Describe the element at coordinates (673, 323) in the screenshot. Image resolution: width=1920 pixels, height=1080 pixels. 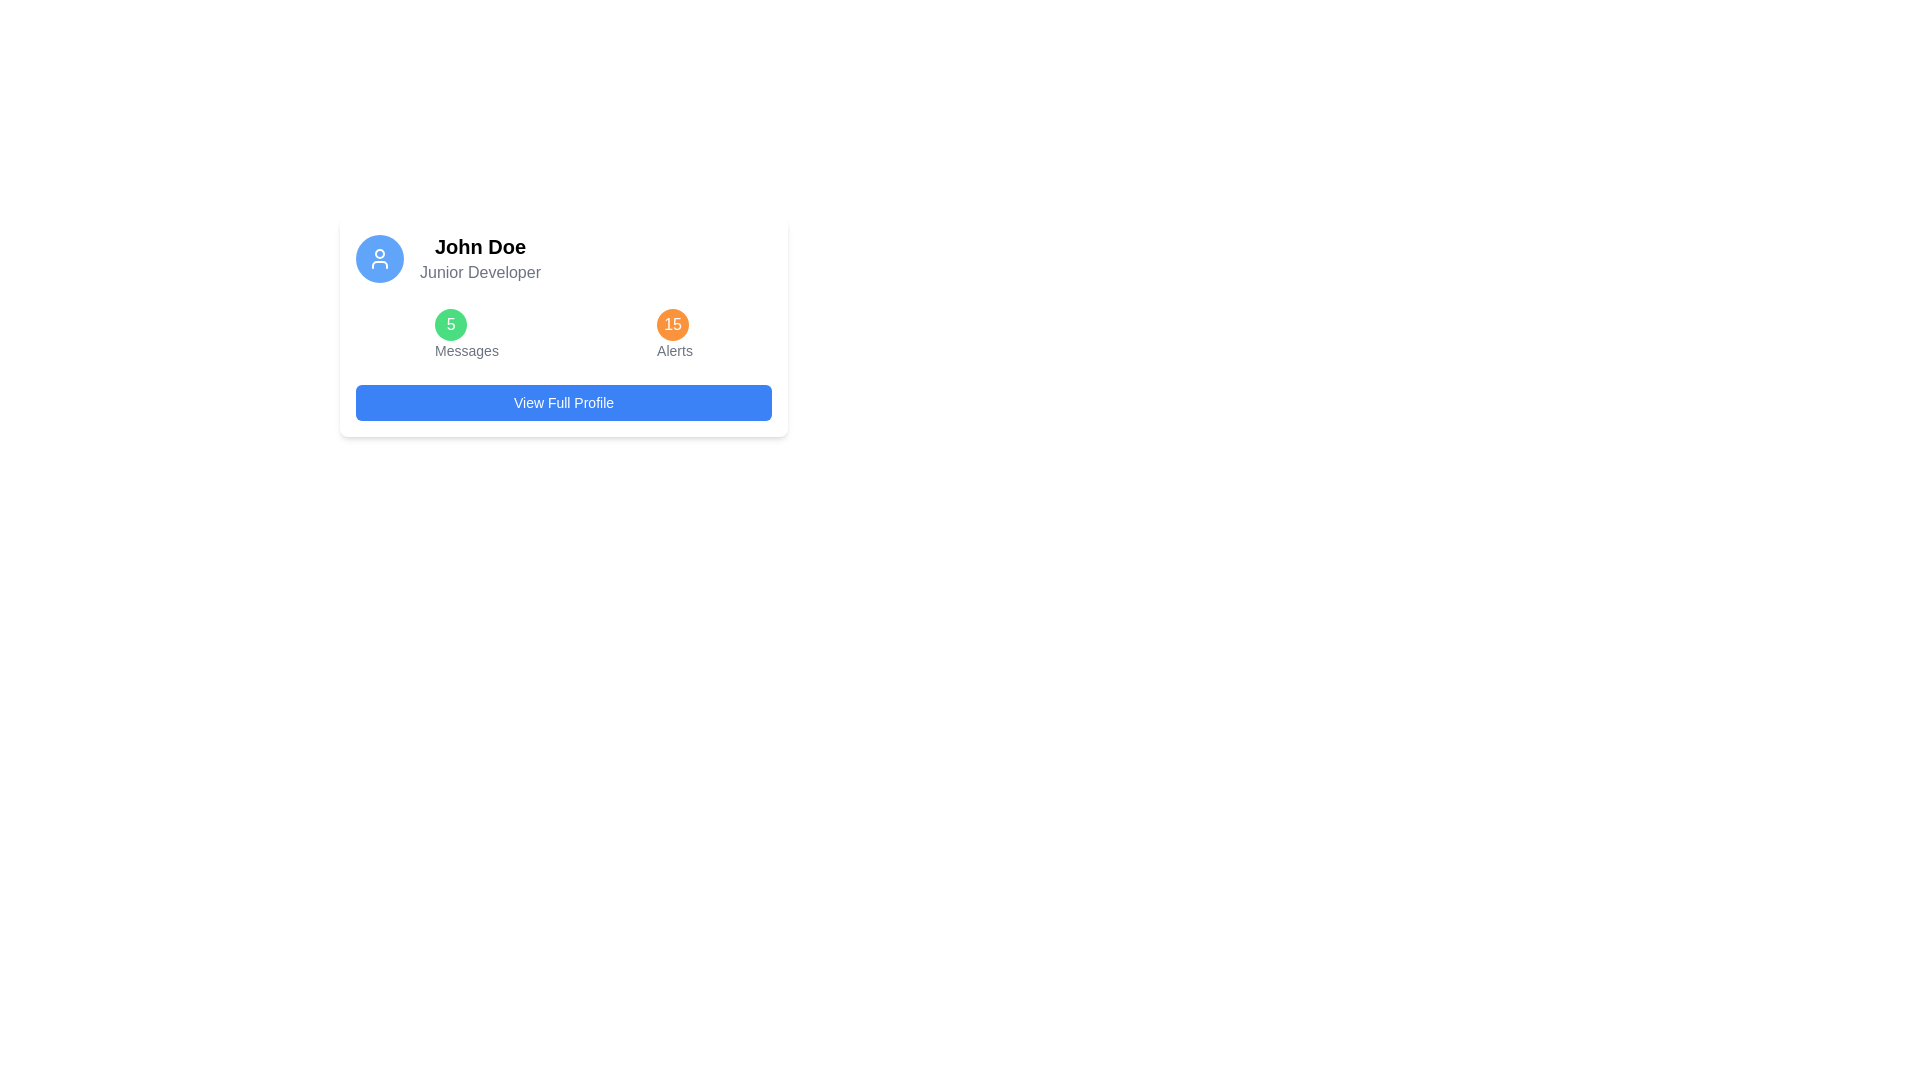
I see `the alert represented by the Notification Badge, which is positioned to the left of the text 'Alerts'` at that location.